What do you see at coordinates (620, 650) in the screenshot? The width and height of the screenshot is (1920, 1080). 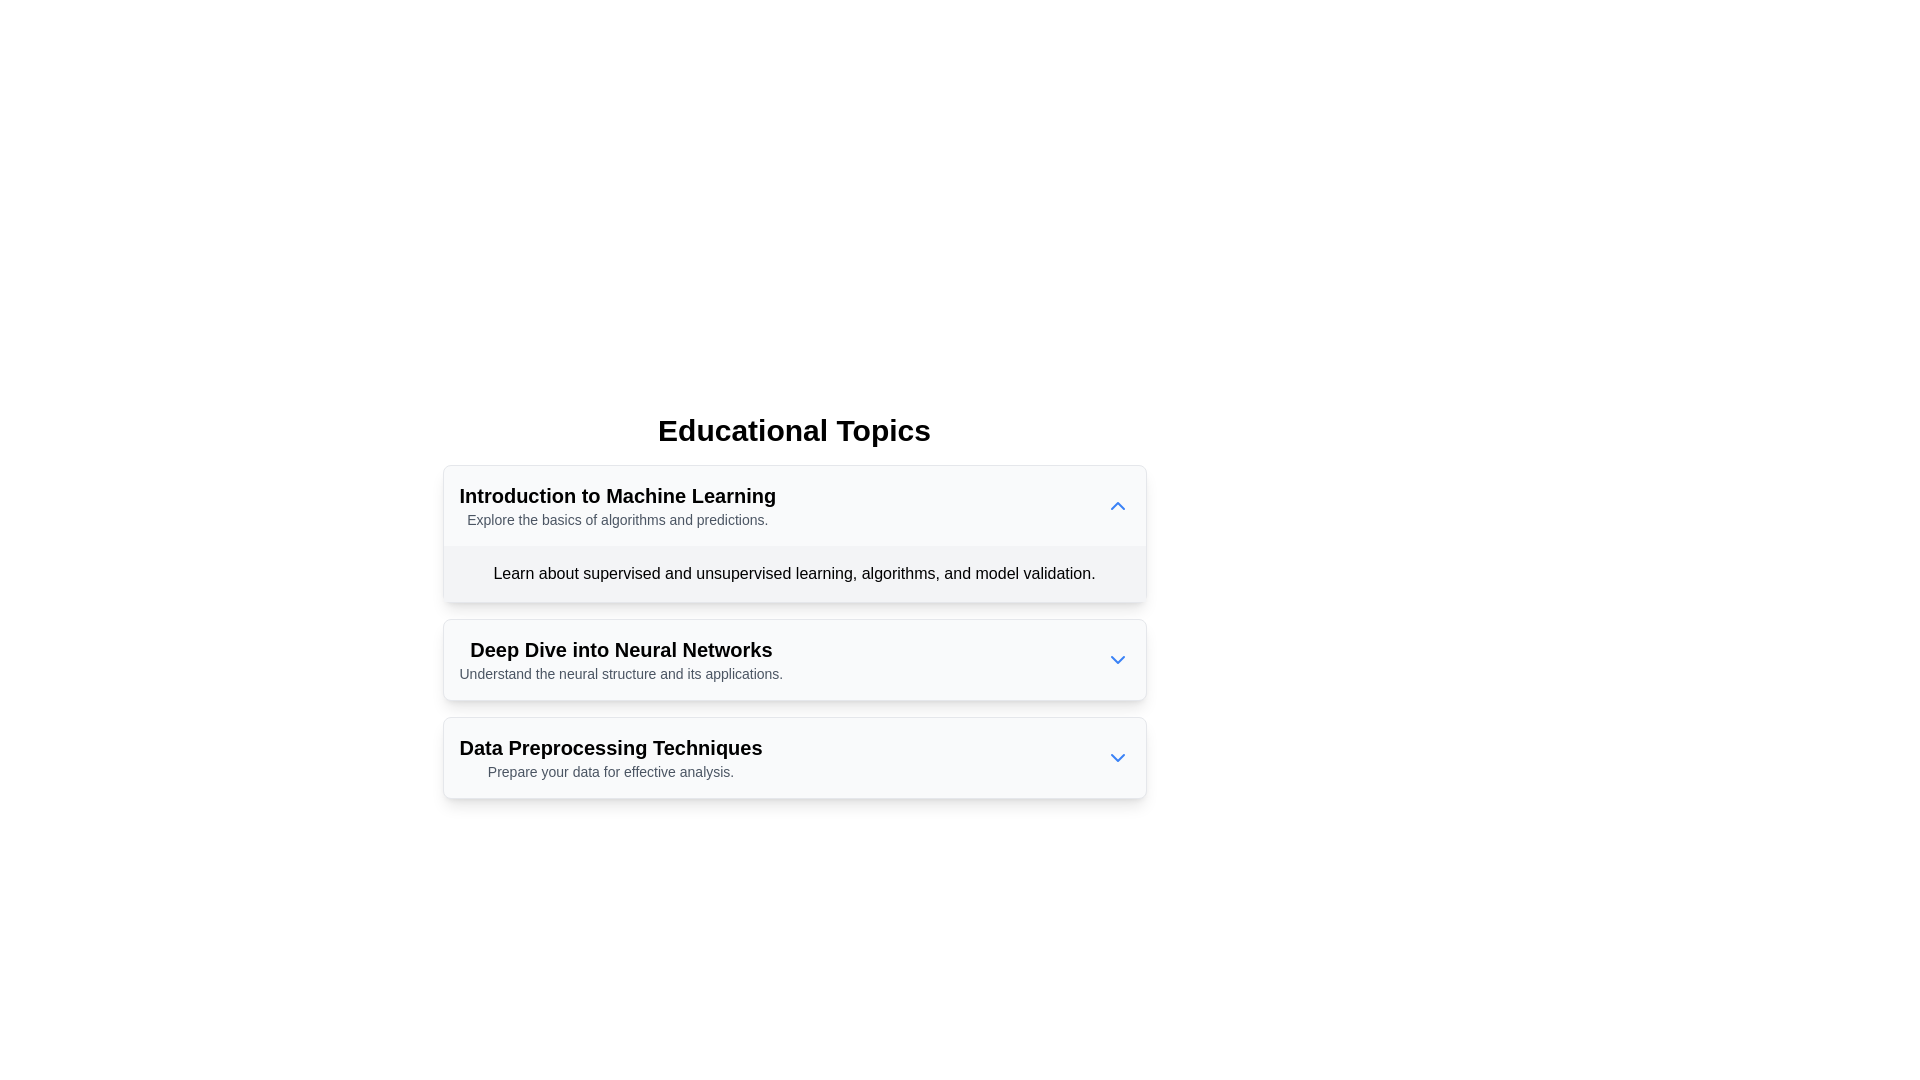 I see `bolded header text 'Deep Dive into Neural Networks' prominently displayed as the title of the section` at bounding box center [620, 650].